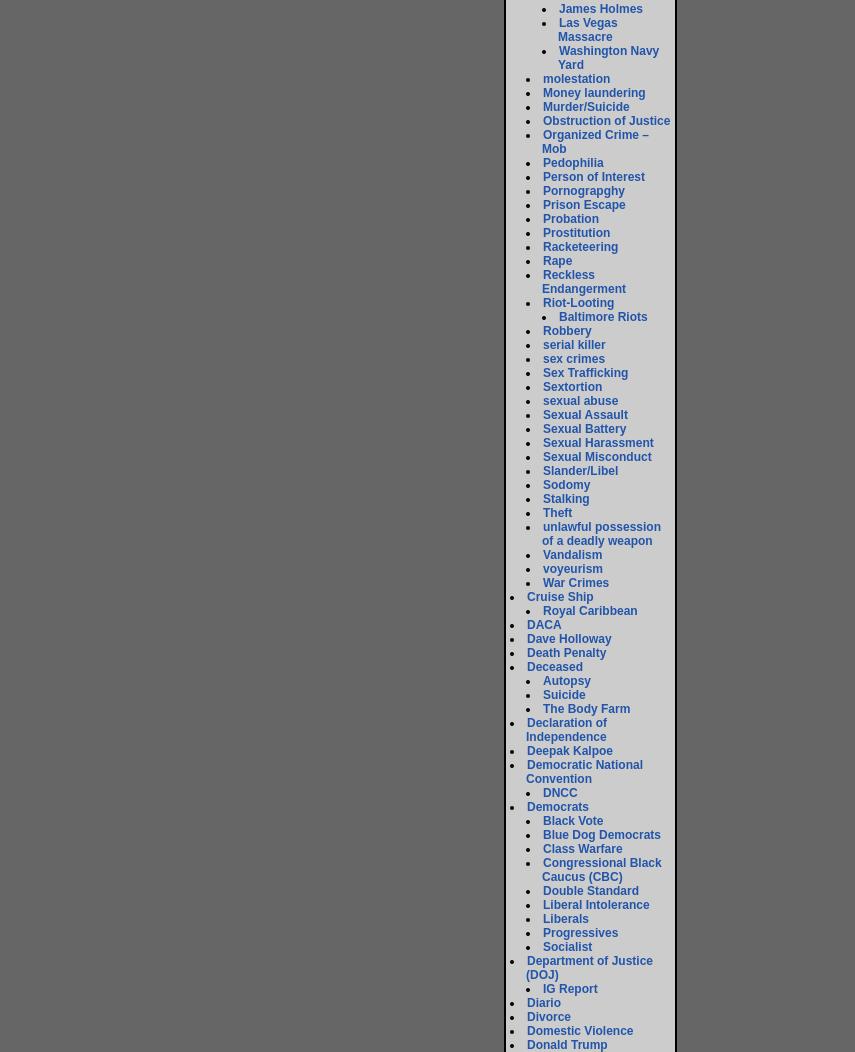  What do you see at coordinates (544, 624) in the screenshot?
I see `'DACA'` at bounding box center [544, 624].